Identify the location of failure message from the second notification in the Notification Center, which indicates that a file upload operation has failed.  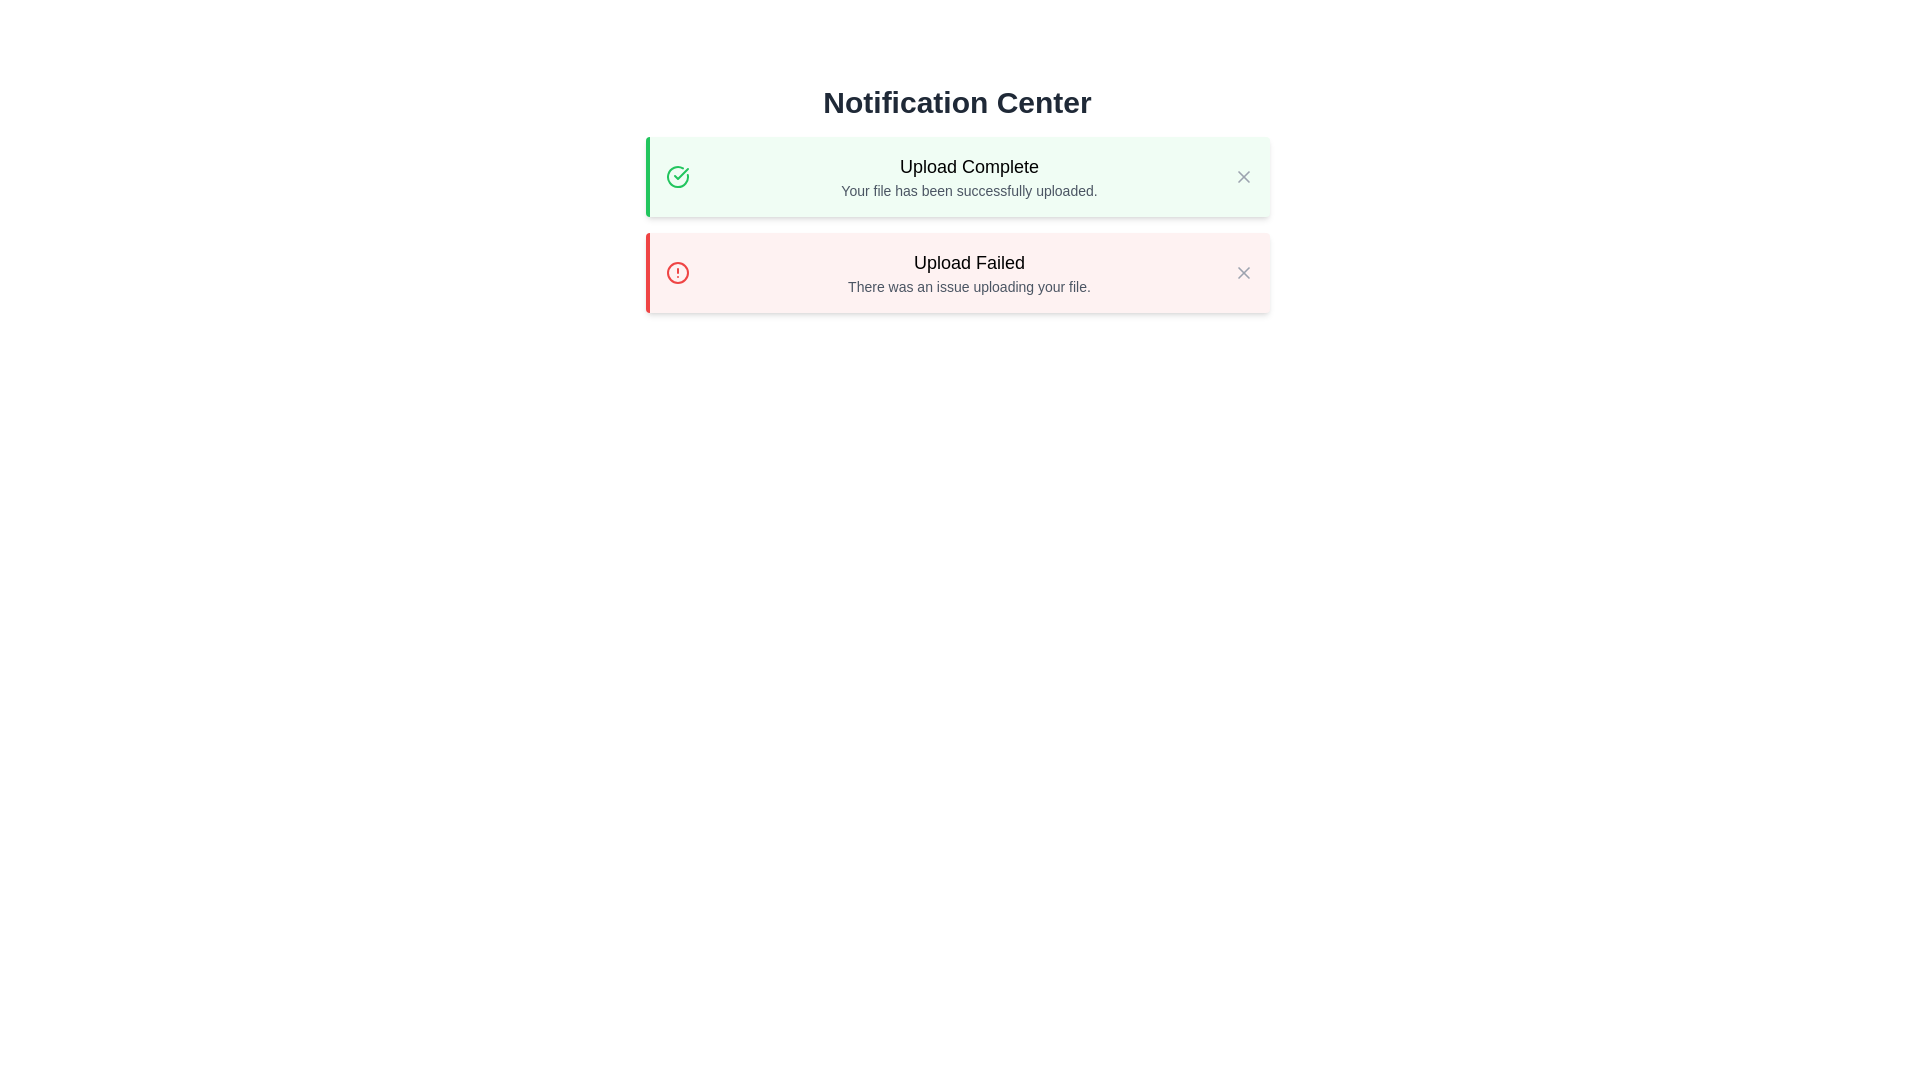
(956, 273).